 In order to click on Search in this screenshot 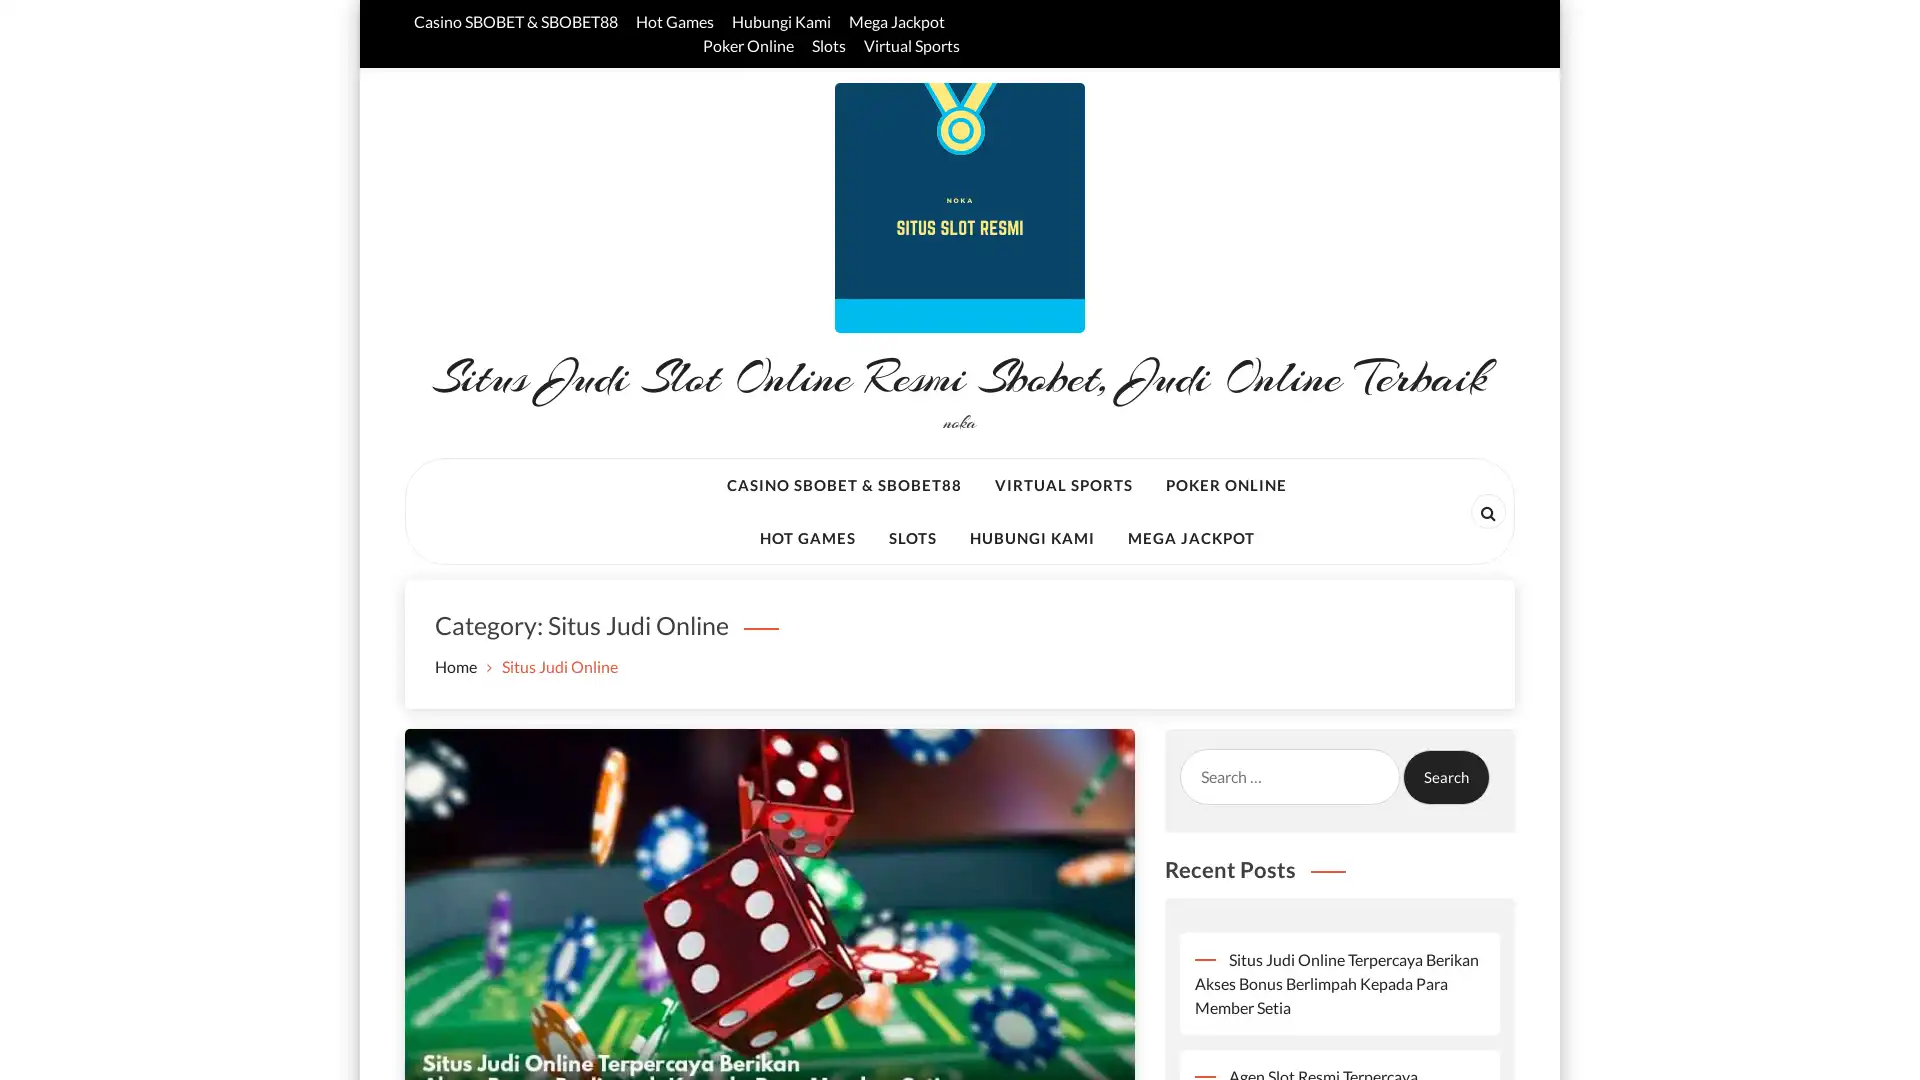, I will do `click(1446, 775)`.